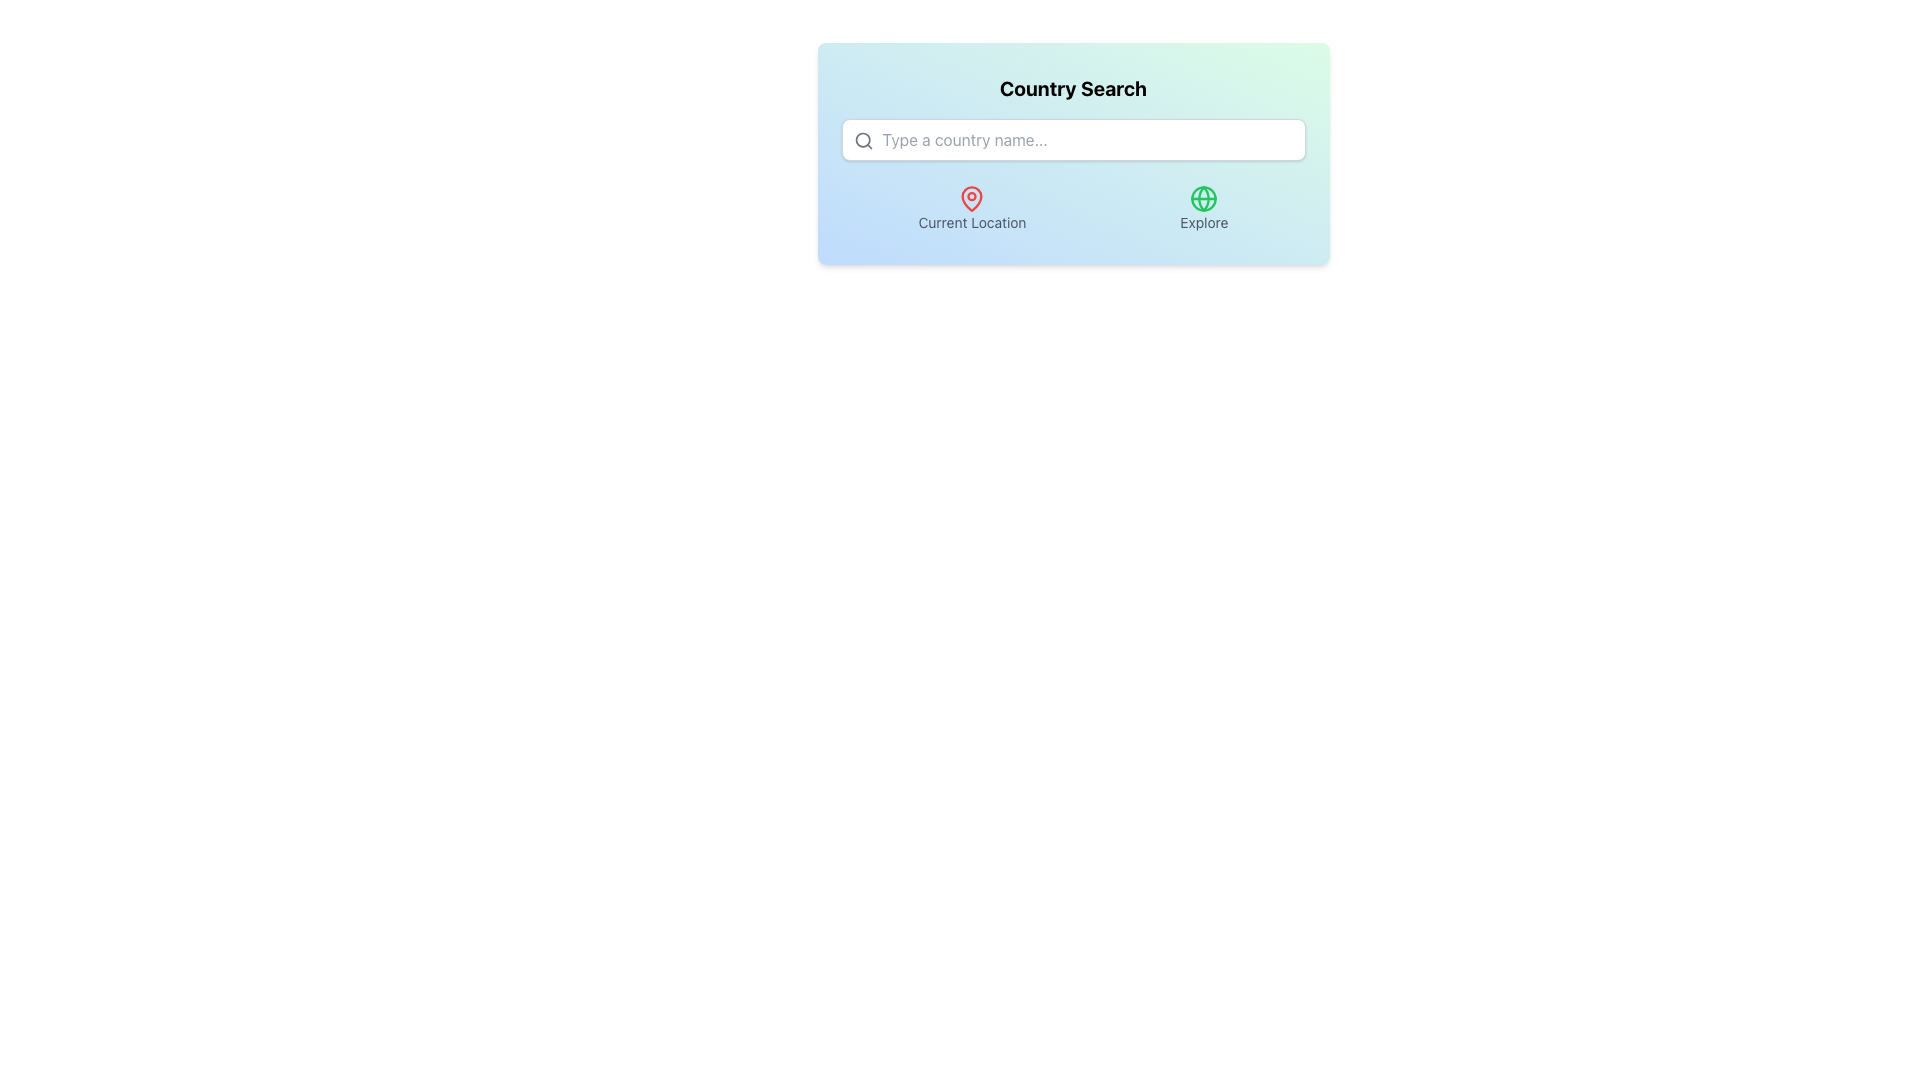 This screenshot has width=1920, height=1080. Describe the element at coordinates (1203, 223) in the screenshot. I see `the 'Explore' label, which is styled in a smaller font size and gray color, positioned directly beneath the globe icon` at that location.